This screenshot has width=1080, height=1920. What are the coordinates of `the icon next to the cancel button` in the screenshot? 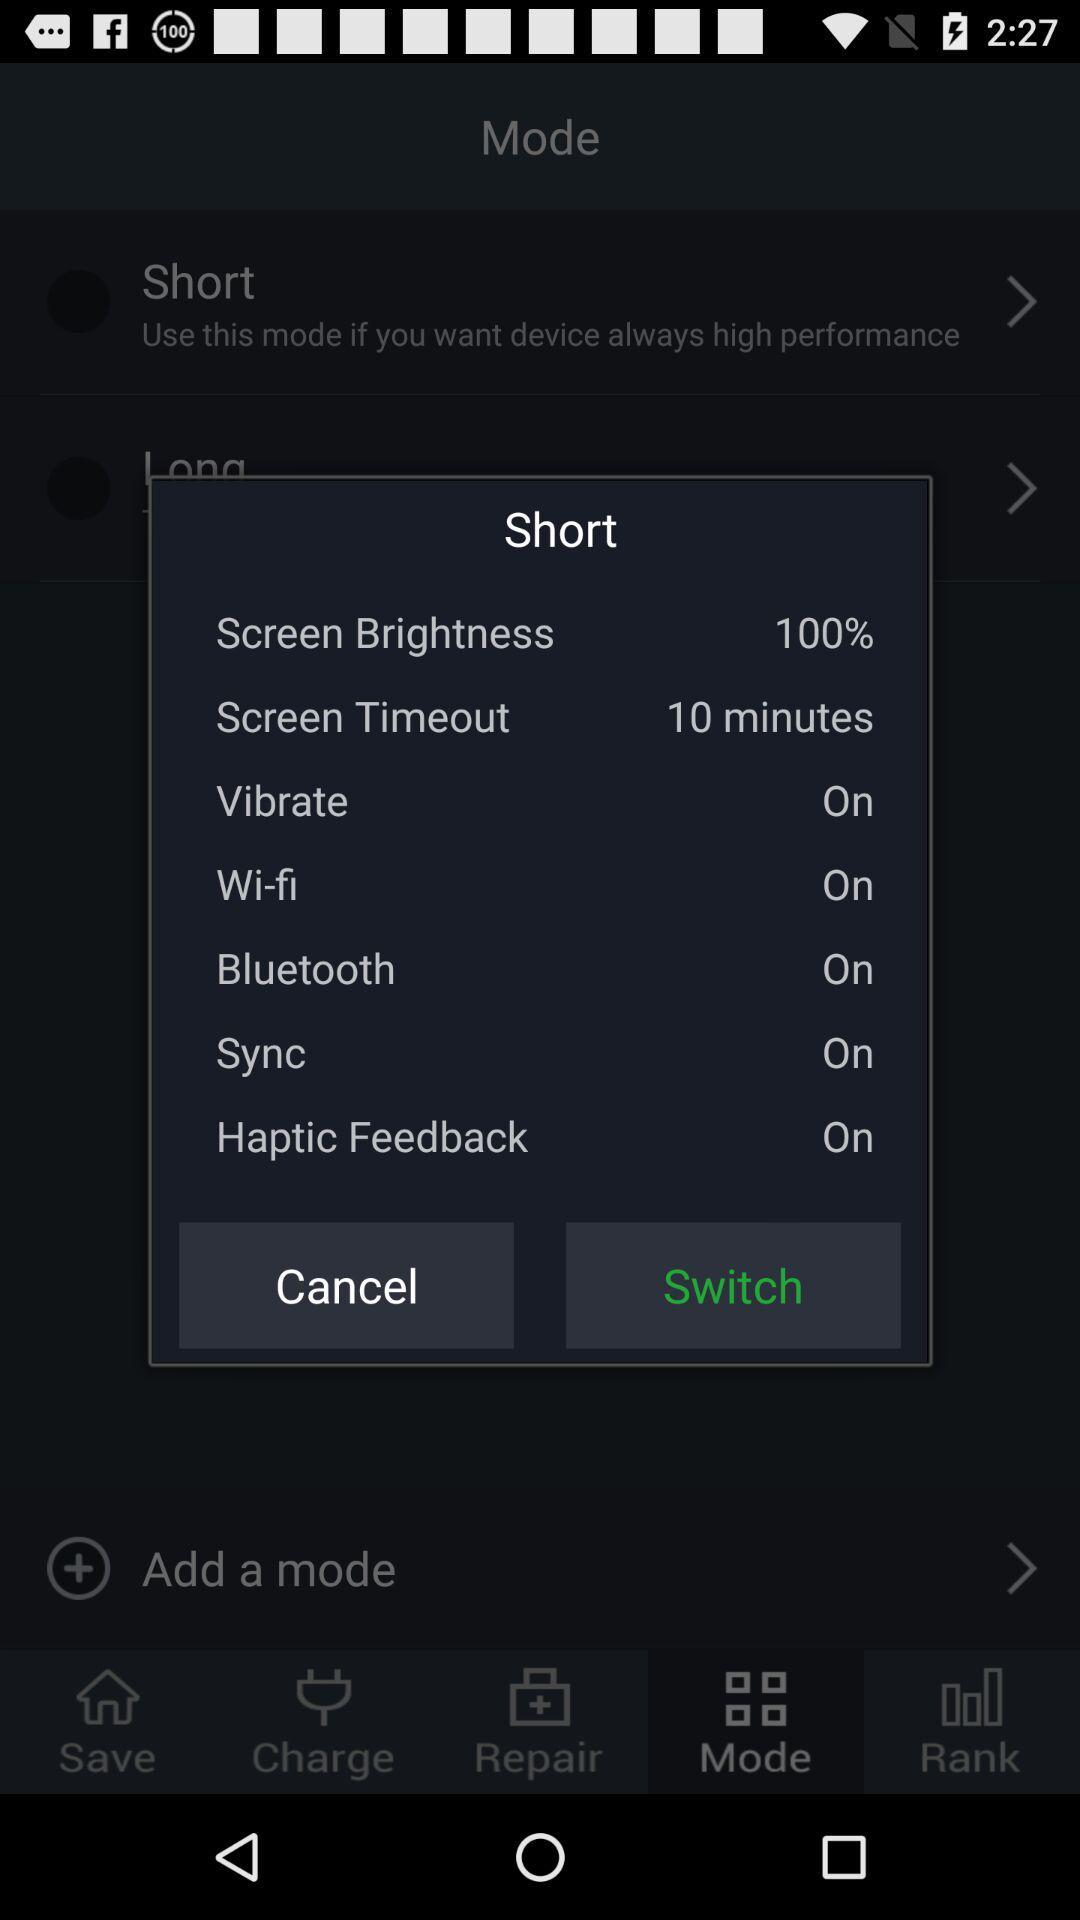 It's located at (733, 1285).